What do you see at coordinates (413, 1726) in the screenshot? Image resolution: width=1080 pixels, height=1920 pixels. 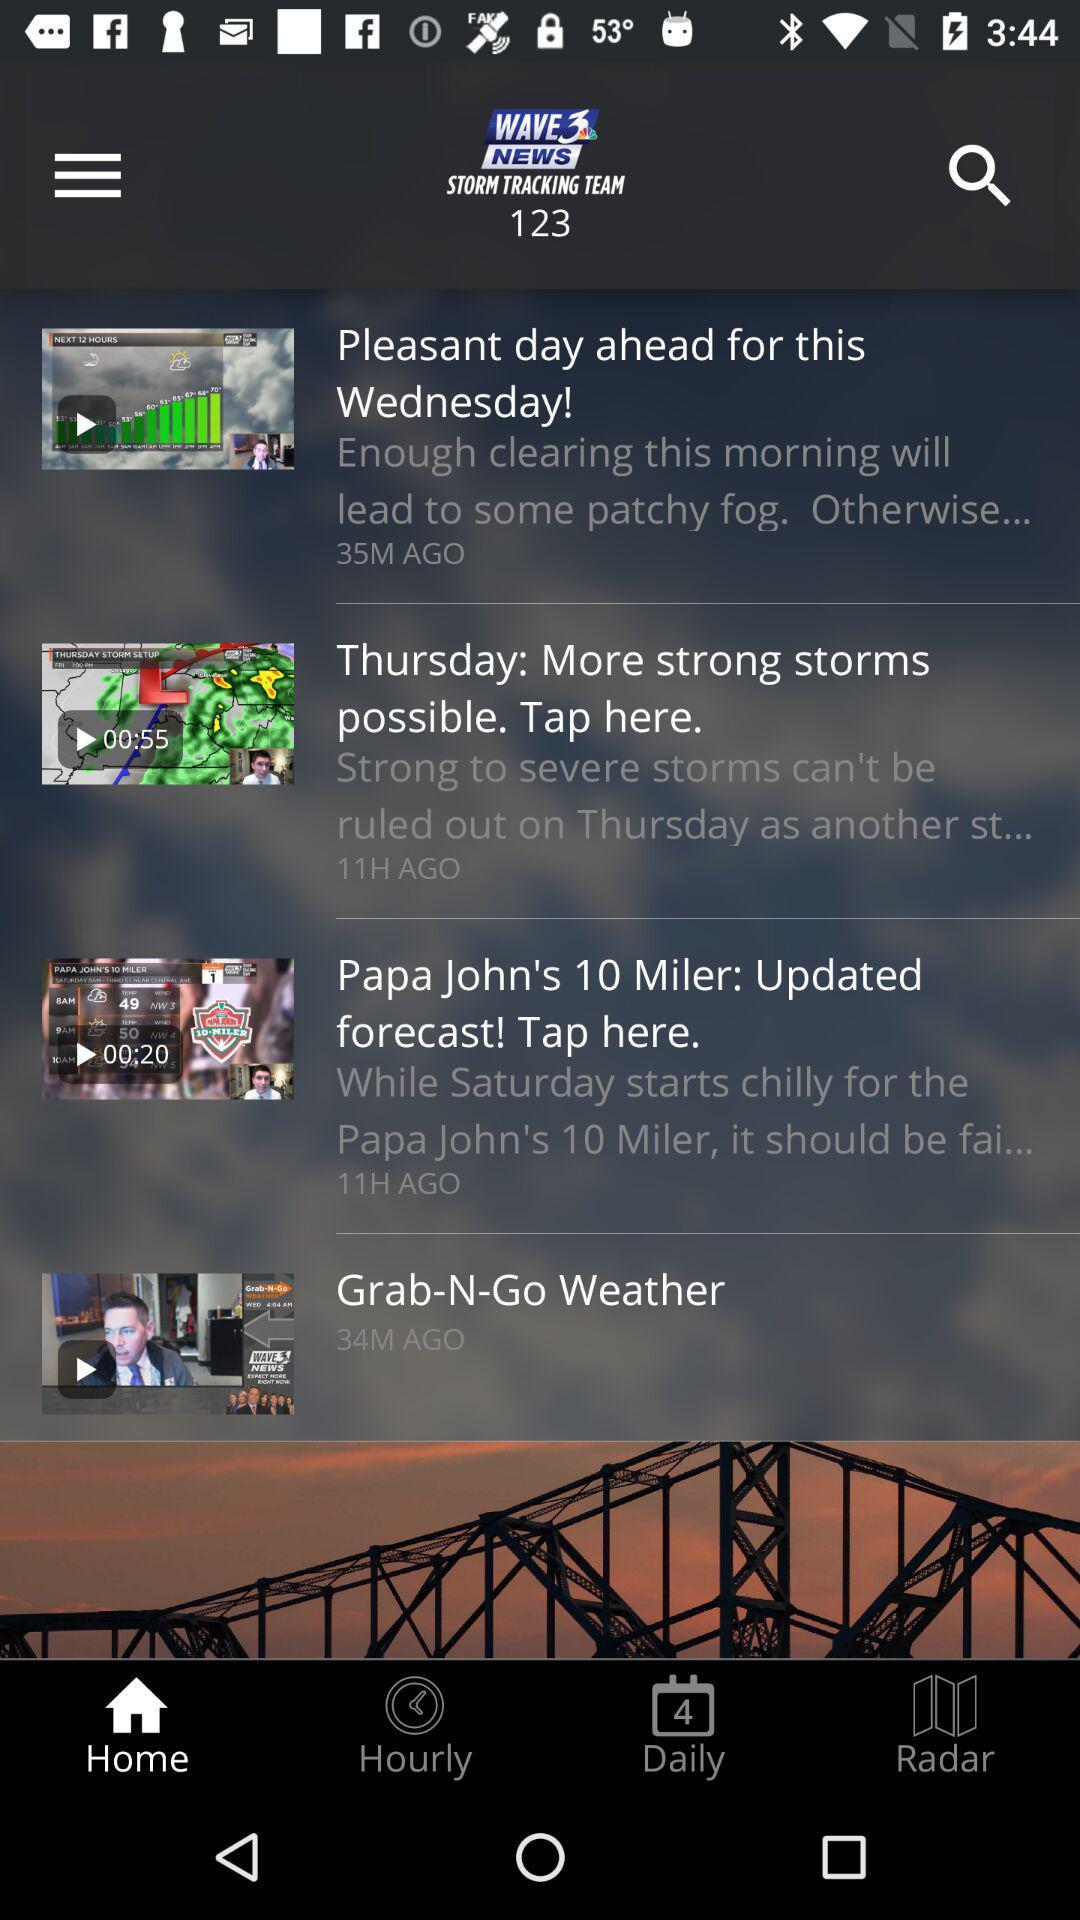 I see `radio button next to daily` at bounding box center [413, 1726].